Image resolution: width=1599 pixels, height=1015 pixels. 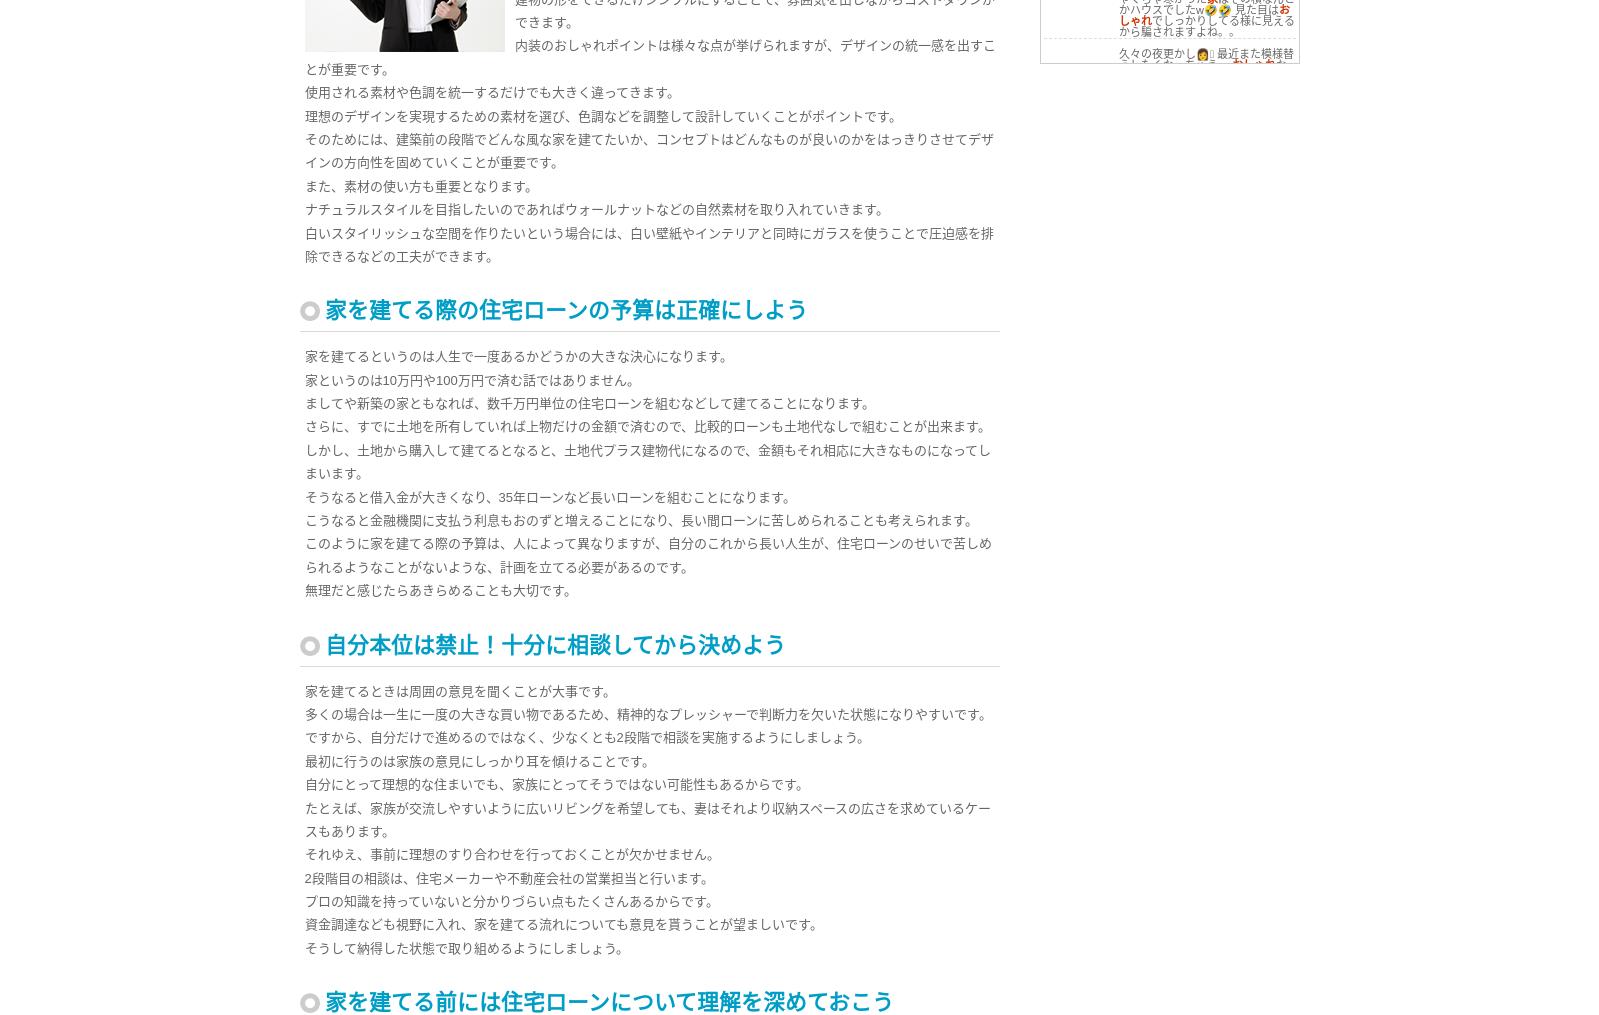 I want to click on '◎2021/1/18', so click(x=1087, y=274).